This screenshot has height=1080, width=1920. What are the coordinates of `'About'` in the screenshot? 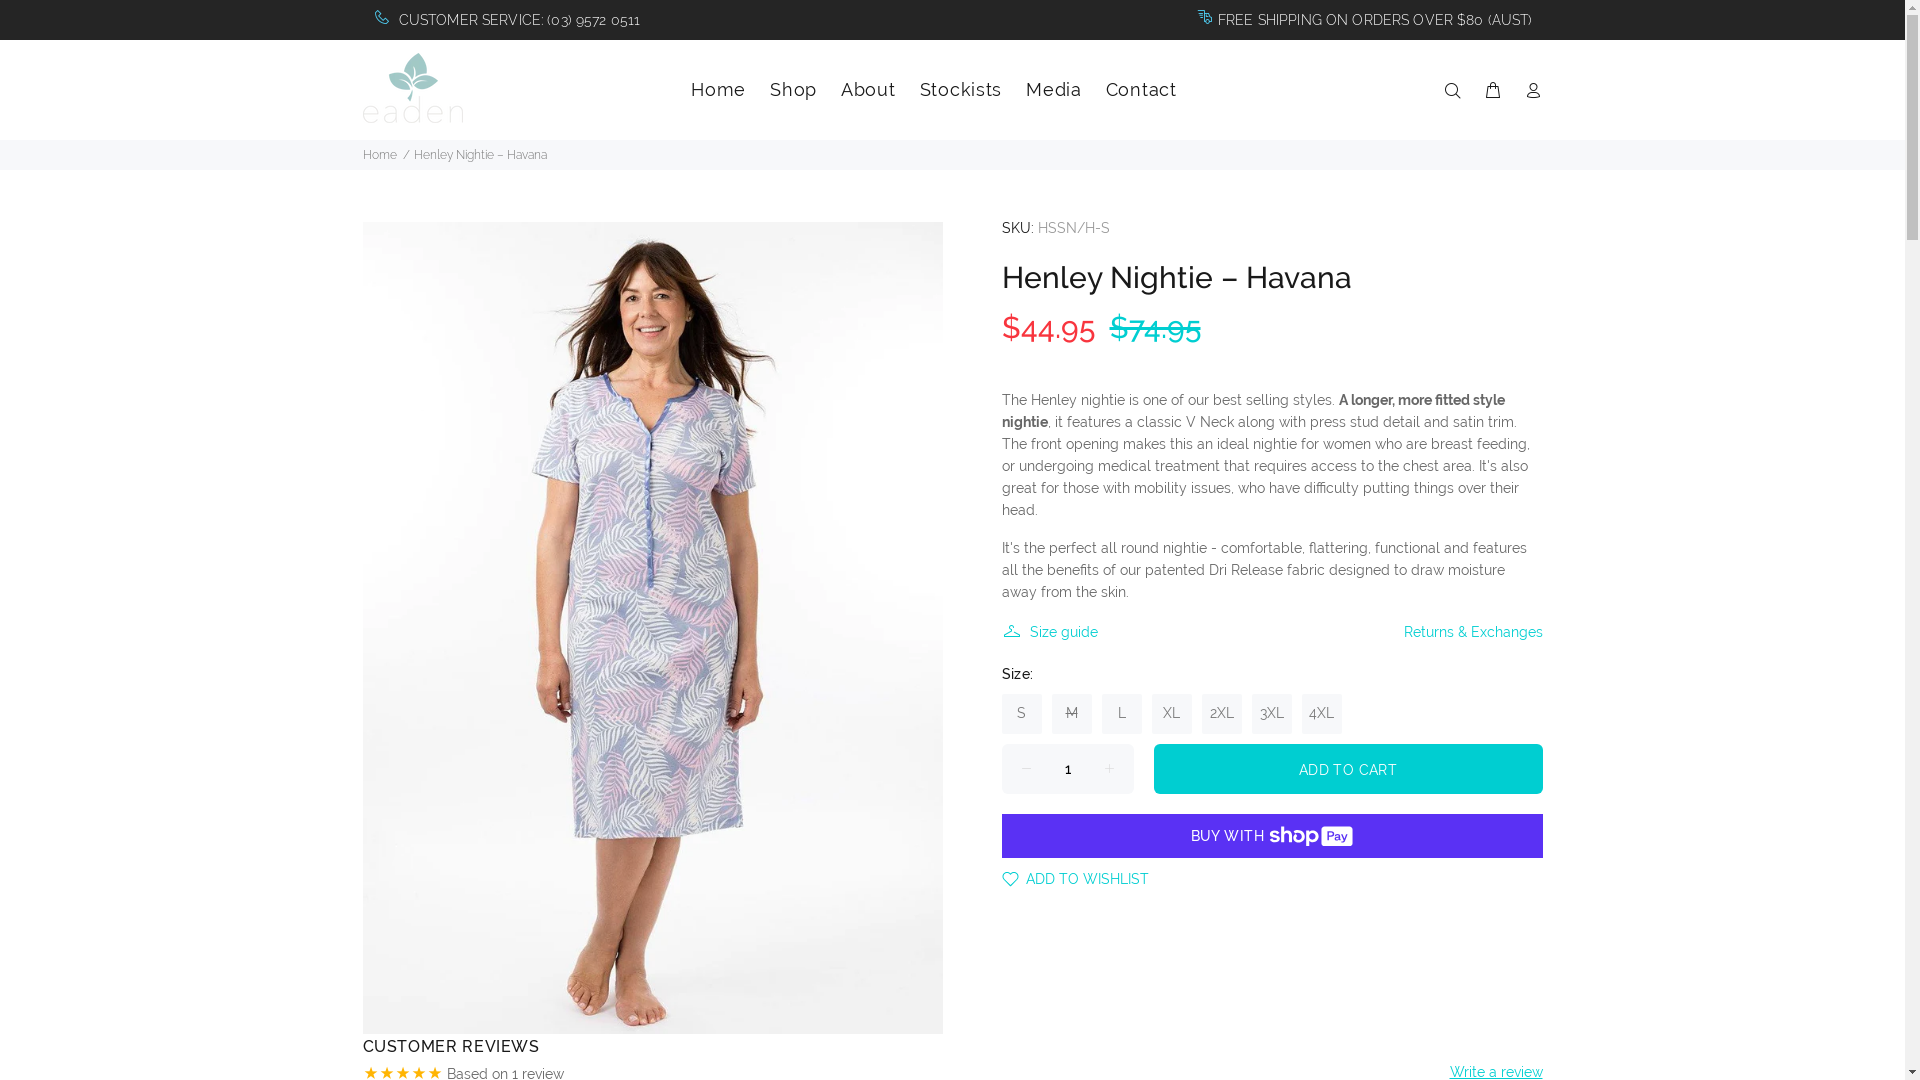 It's located at (848, 88).